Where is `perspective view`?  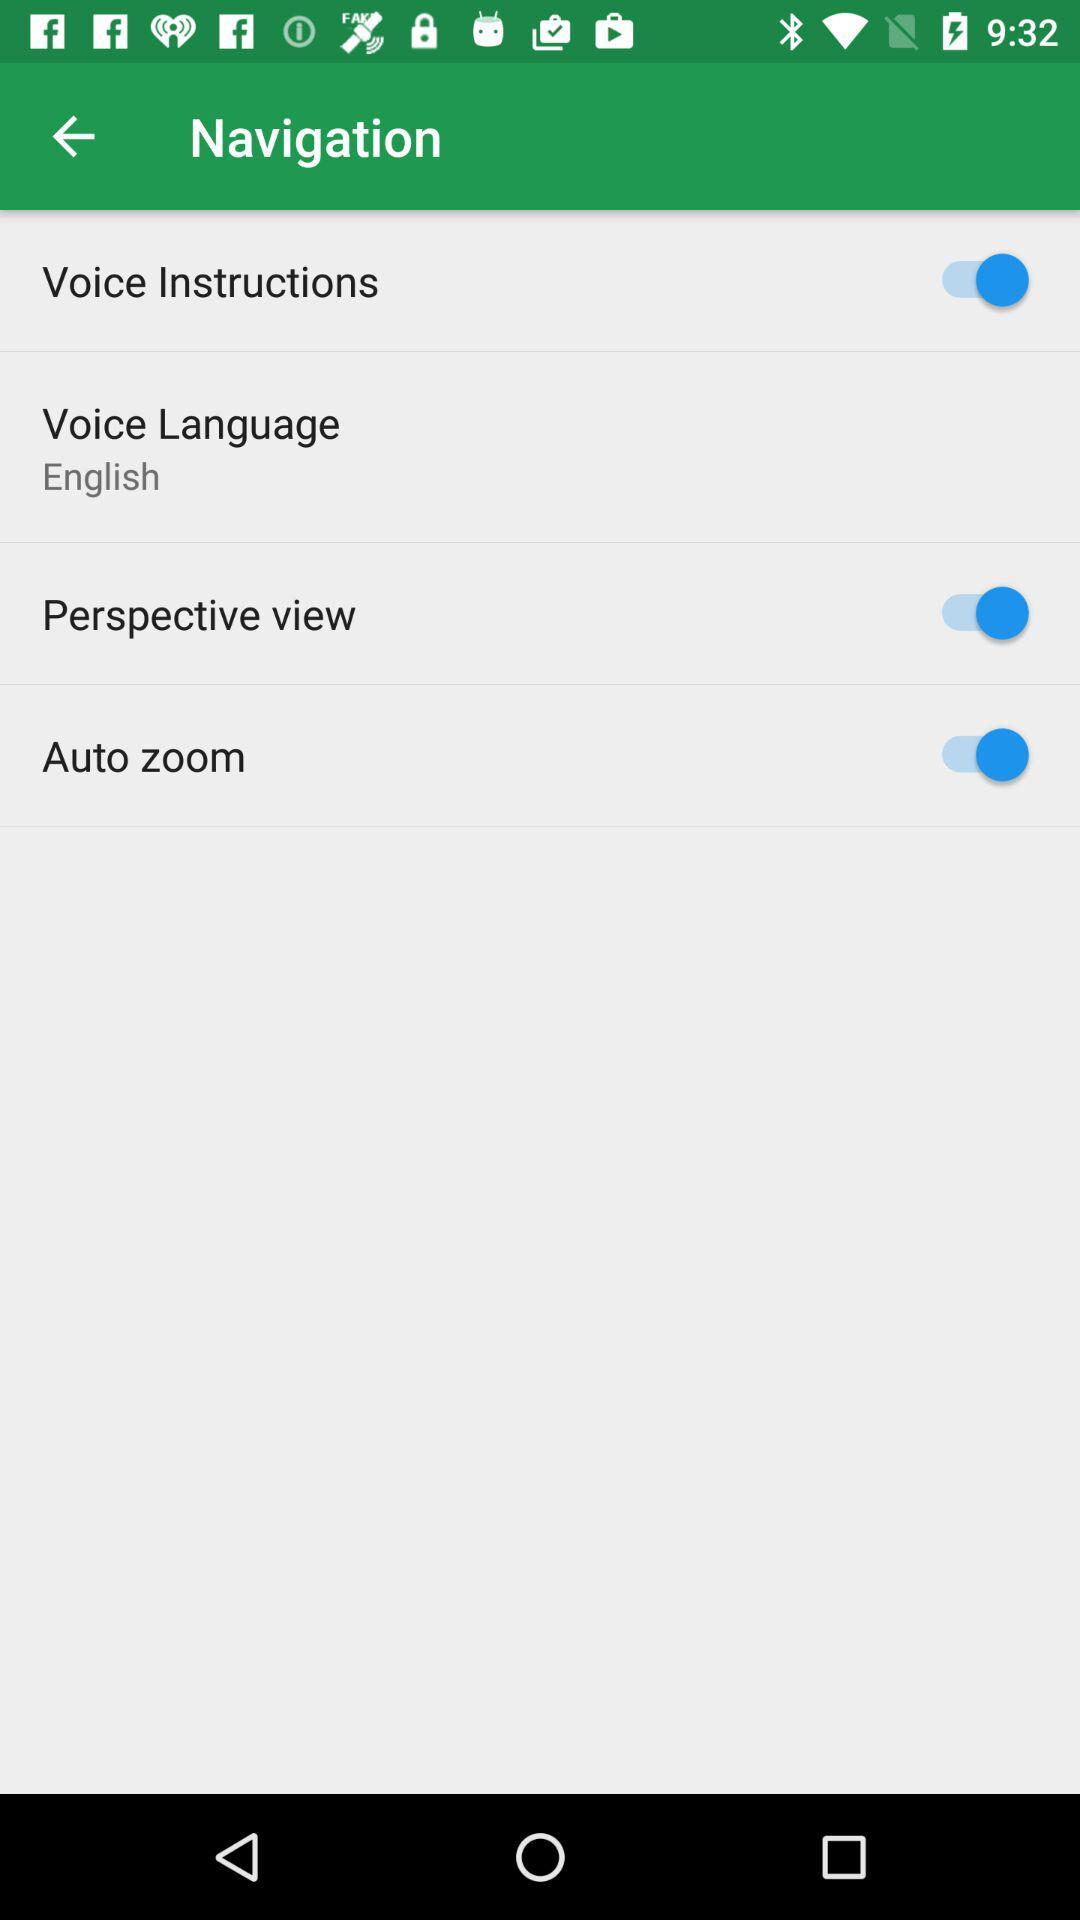 perspective view is located at coordinates (199, 612).